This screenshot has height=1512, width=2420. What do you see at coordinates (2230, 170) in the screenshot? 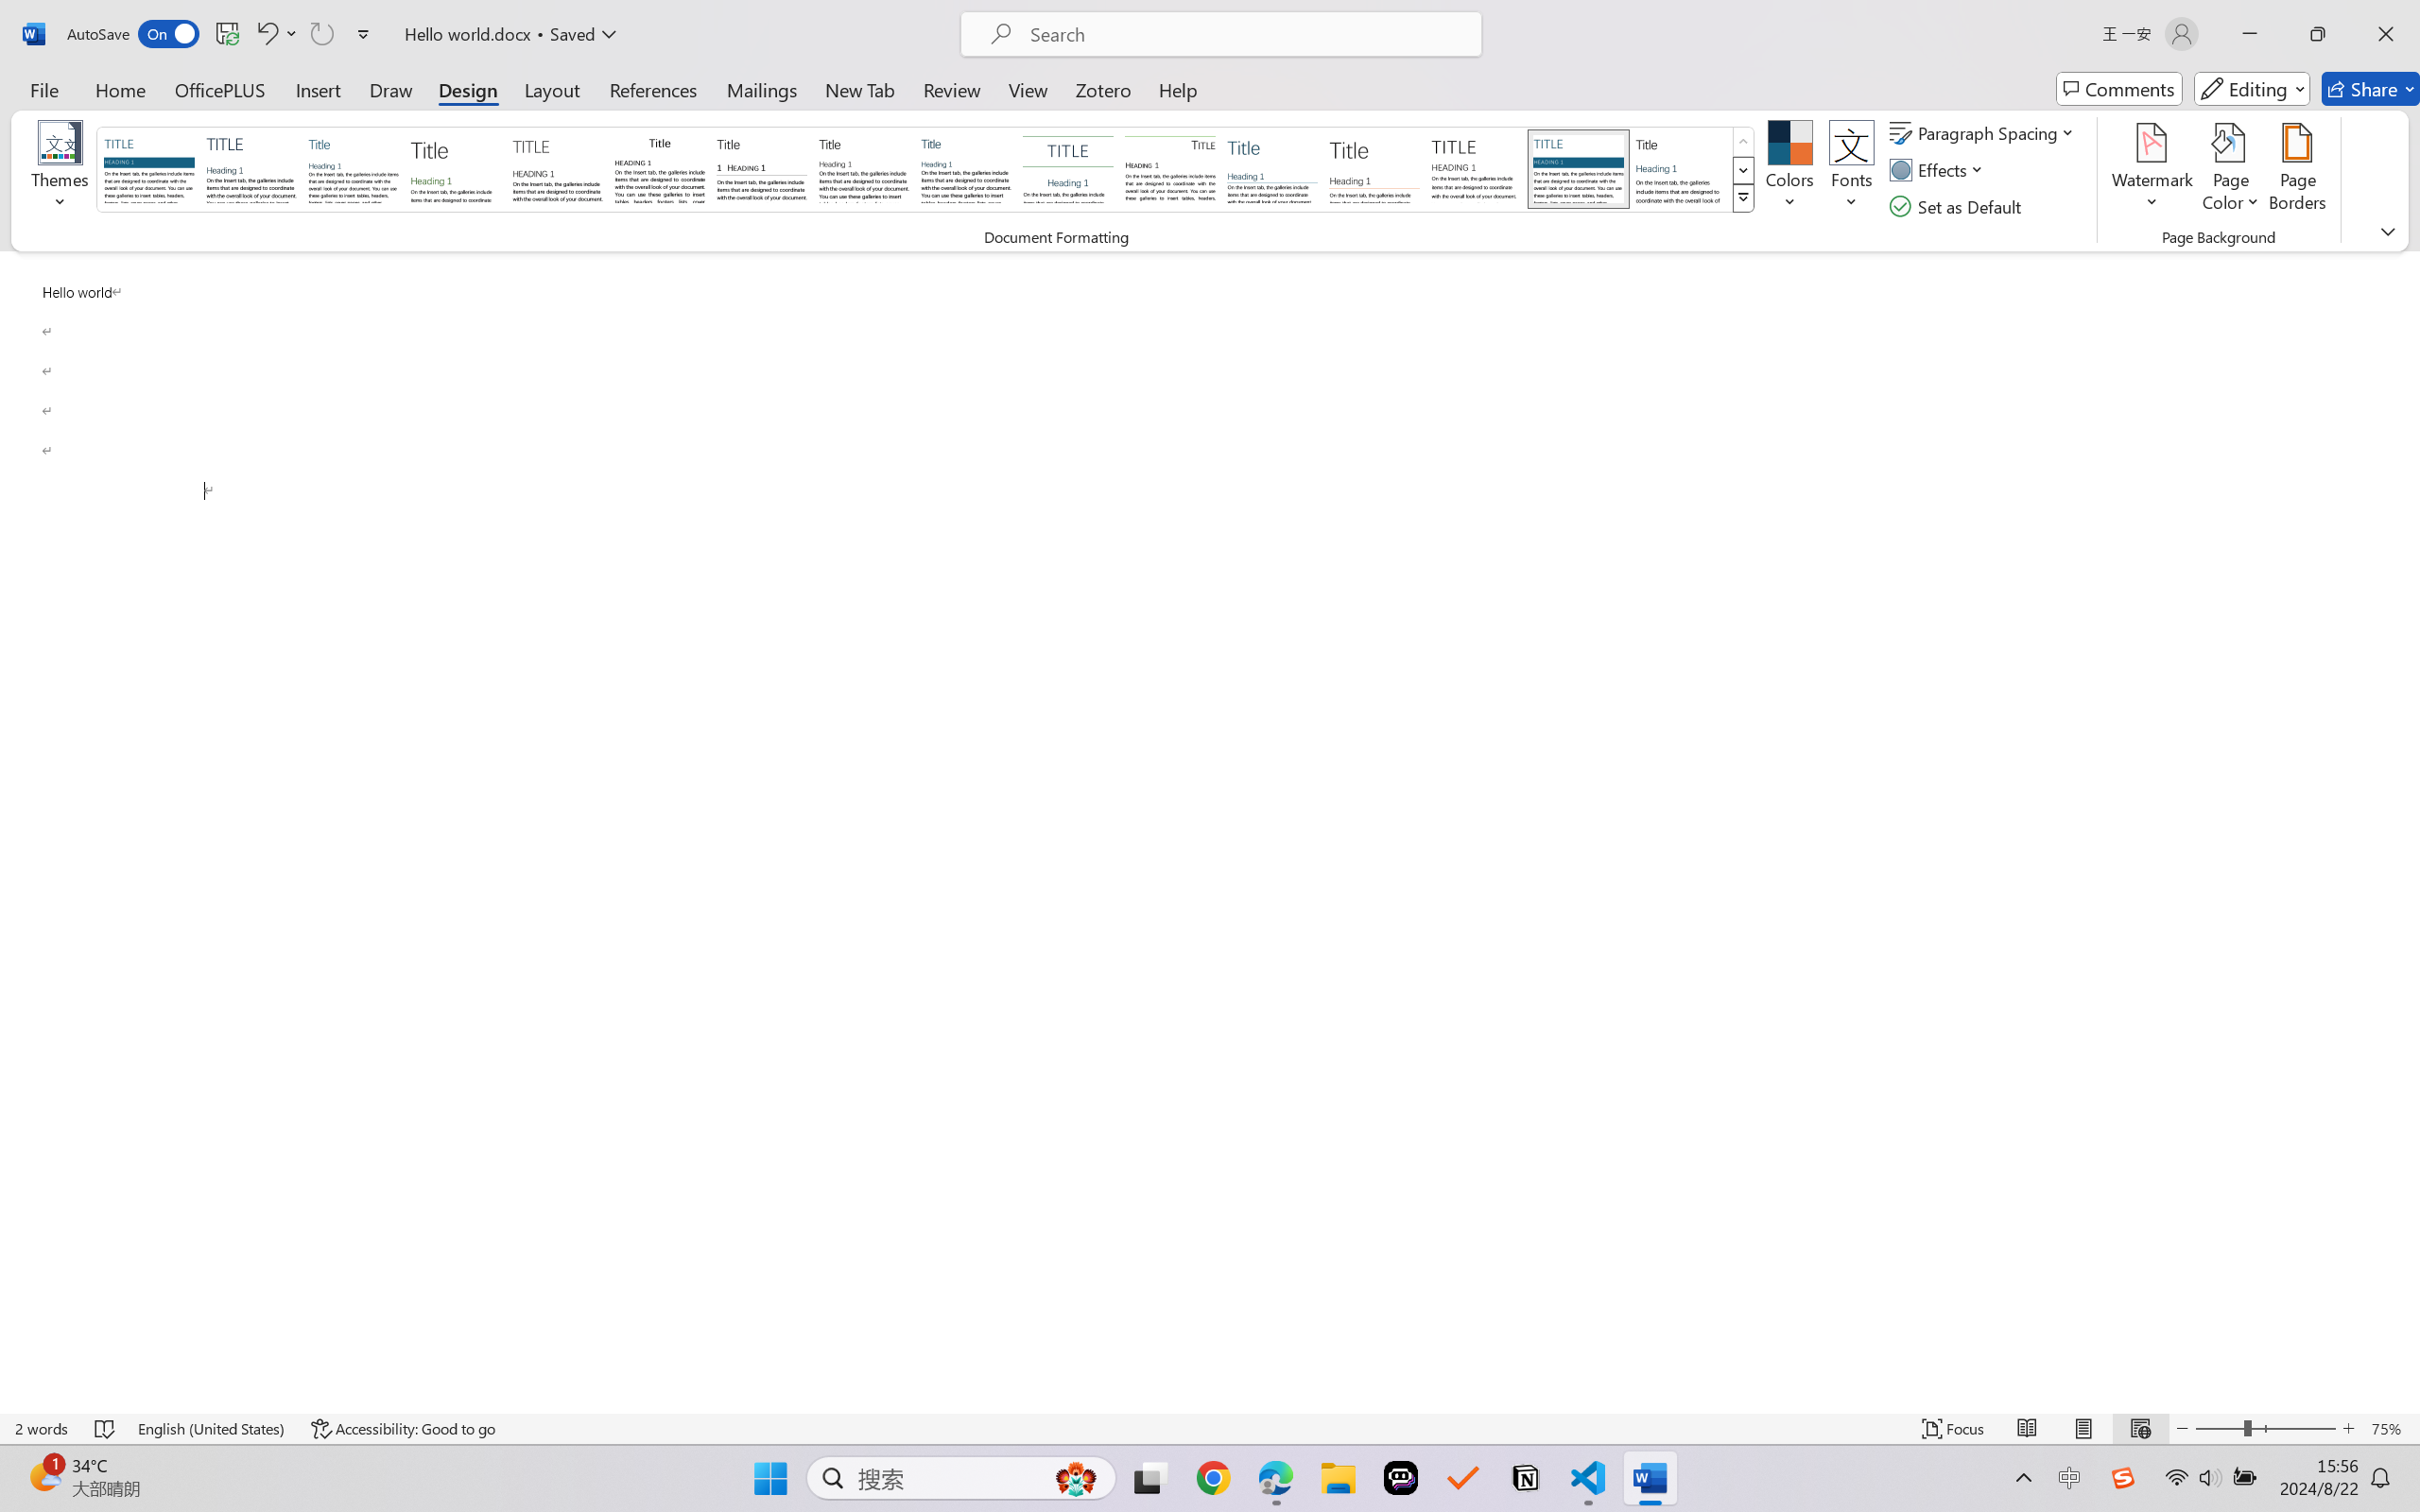
I see `'Page Color'` at bounding box center [2230, 170].